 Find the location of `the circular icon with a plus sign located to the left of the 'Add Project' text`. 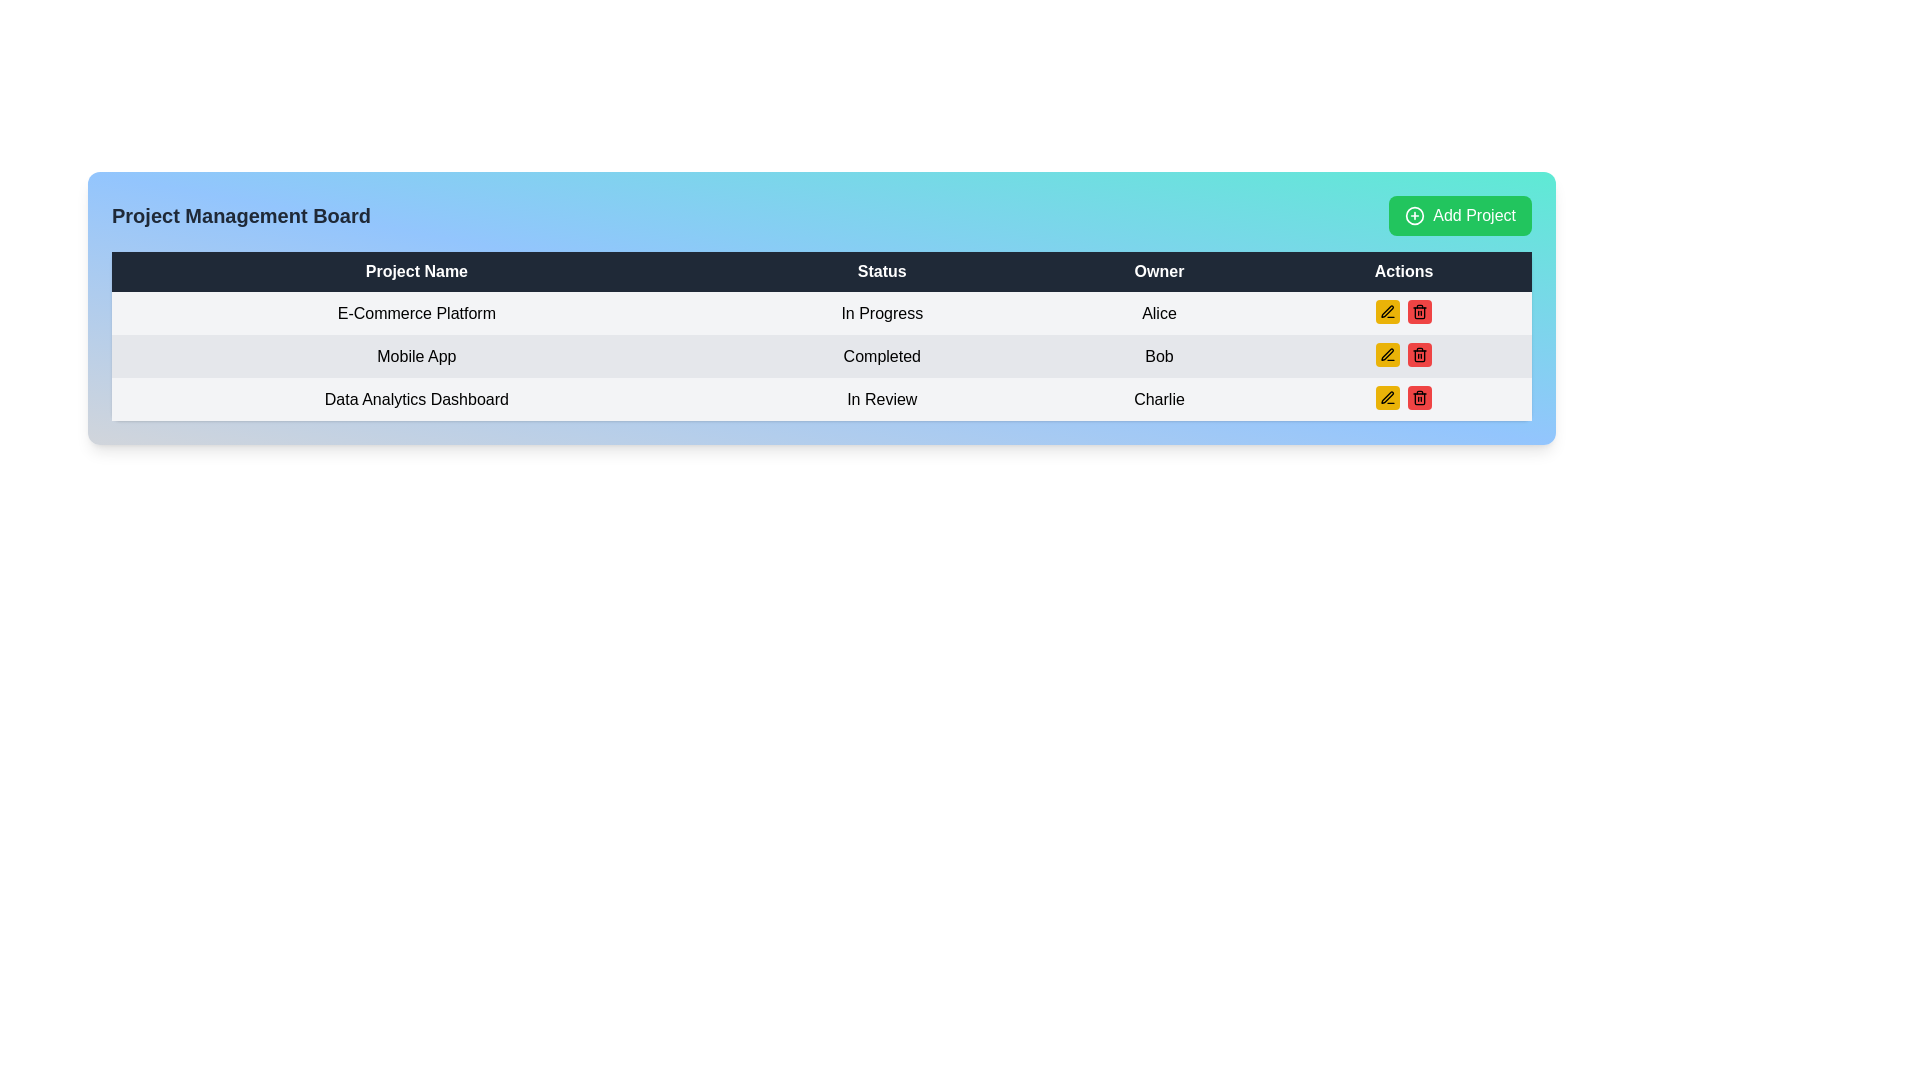

the circular icon with a plus sign located to the left of the 'Add Project' text is located at coordinates (1414, 216).